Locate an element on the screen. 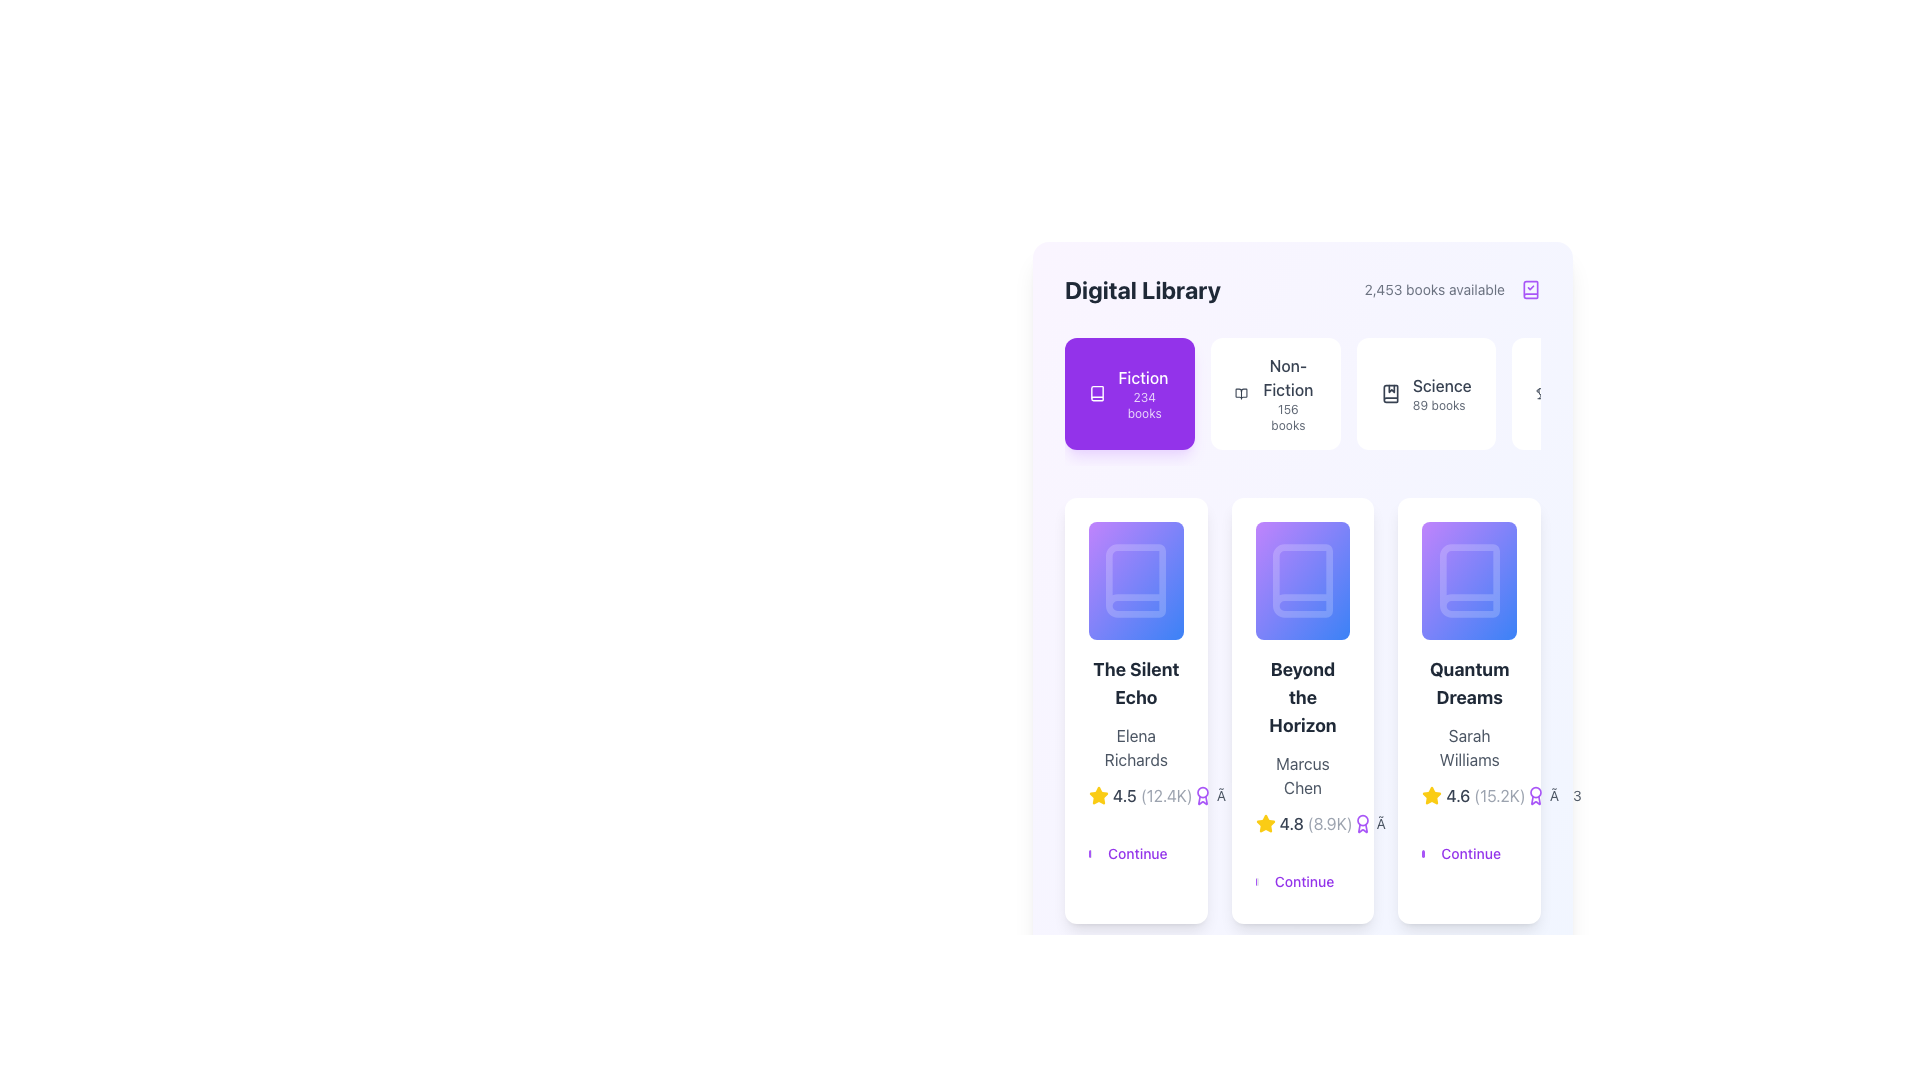  the small book icon located in the purple 'Fiction' button is located at coordinates (1096, 393).